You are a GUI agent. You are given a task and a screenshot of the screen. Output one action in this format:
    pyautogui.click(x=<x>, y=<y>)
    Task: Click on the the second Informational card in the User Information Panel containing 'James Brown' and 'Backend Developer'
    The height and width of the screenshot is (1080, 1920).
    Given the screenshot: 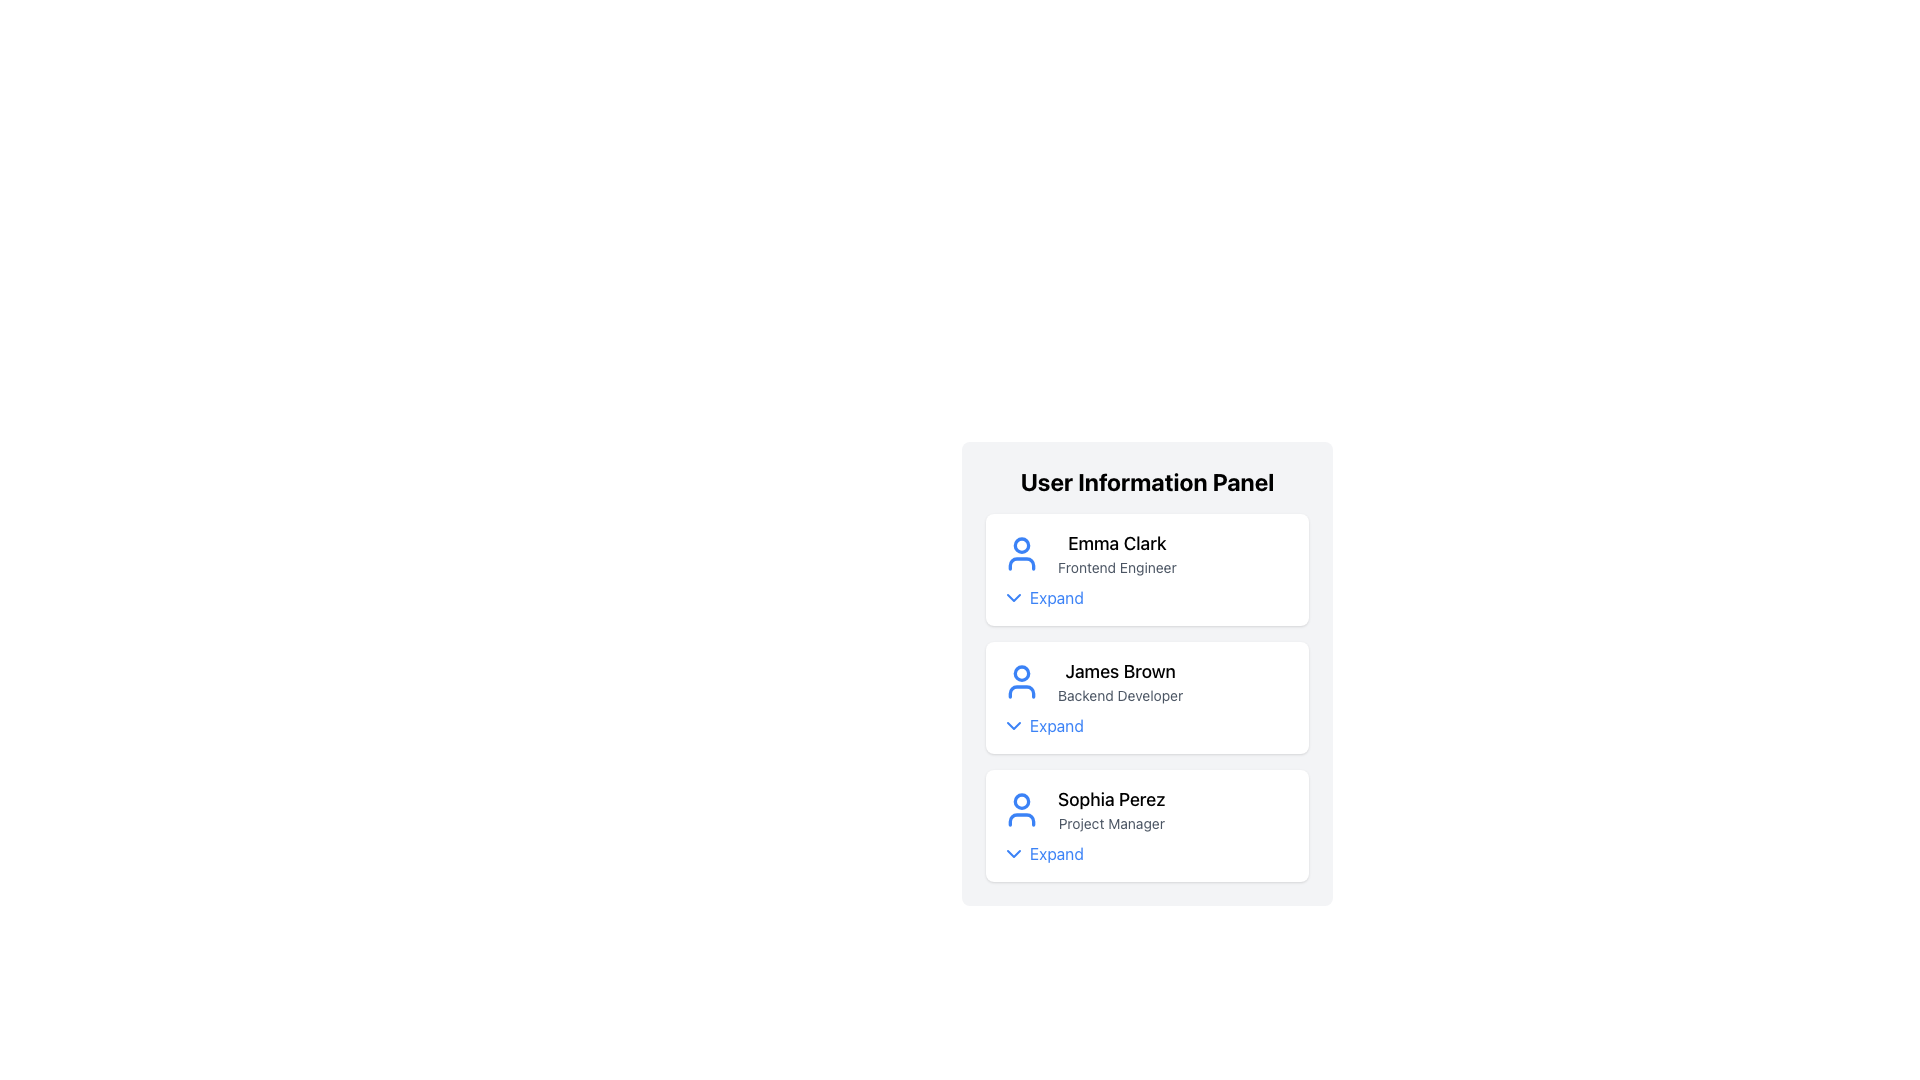 What is the action you would take?
    pyautogui.click(x=1147, y=697)
    